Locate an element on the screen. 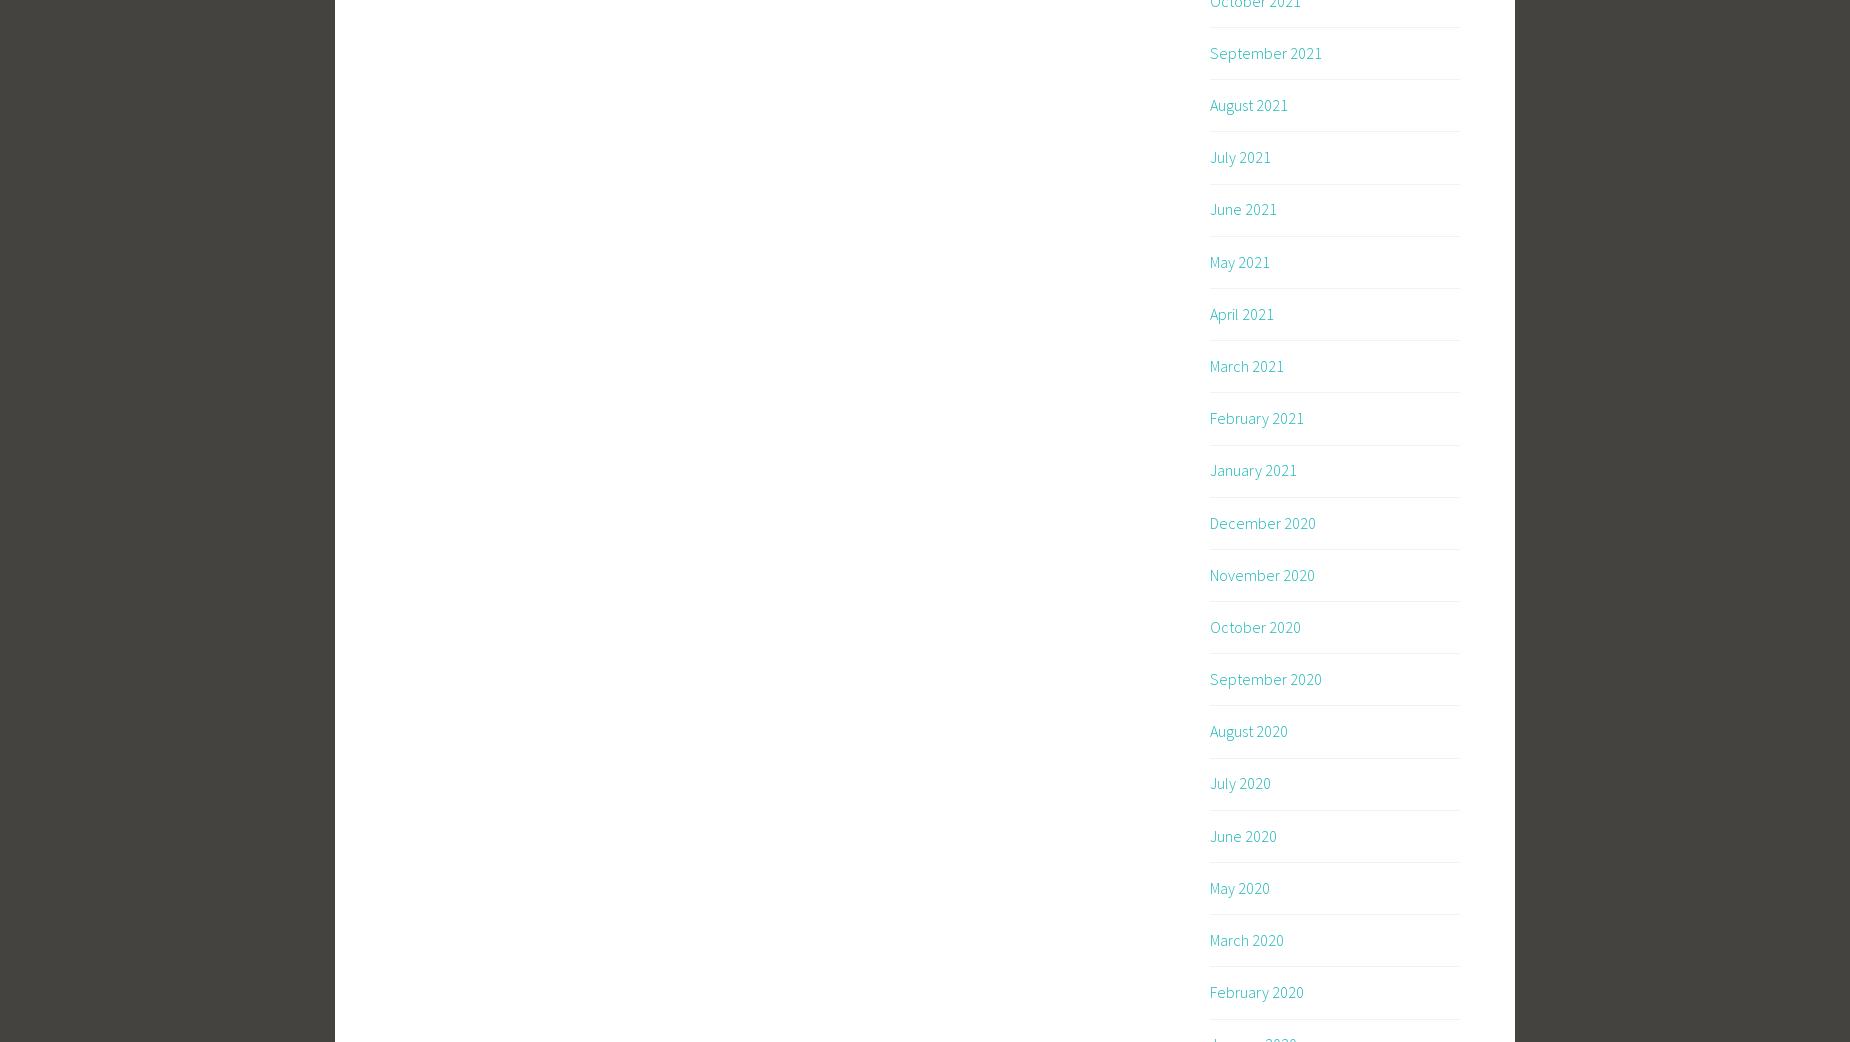 The width and height of the screenshot is (1850, 1042). 'August 2020' is located at coordinates (1247, 729).